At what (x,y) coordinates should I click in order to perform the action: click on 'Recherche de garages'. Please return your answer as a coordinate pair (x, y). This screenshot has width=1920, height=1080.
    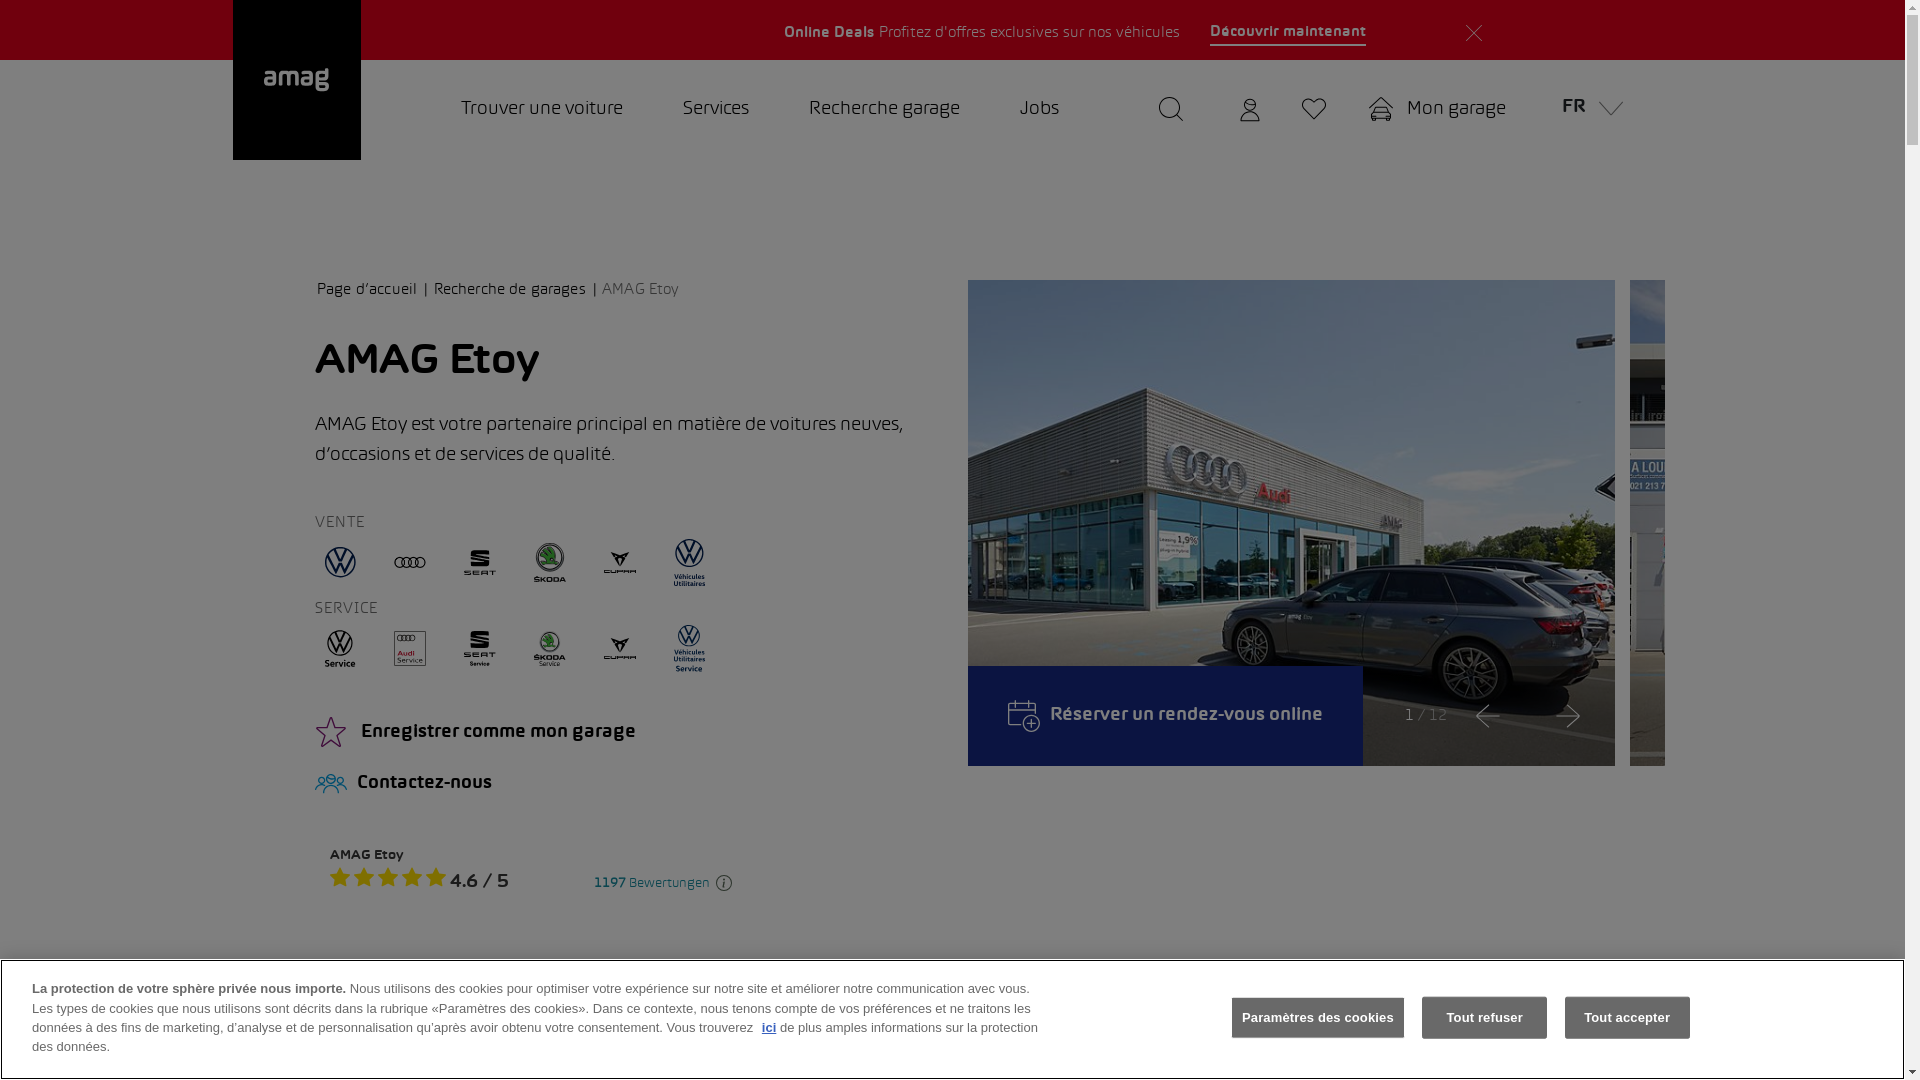
    Looking at the image, I should click on (431, 289).